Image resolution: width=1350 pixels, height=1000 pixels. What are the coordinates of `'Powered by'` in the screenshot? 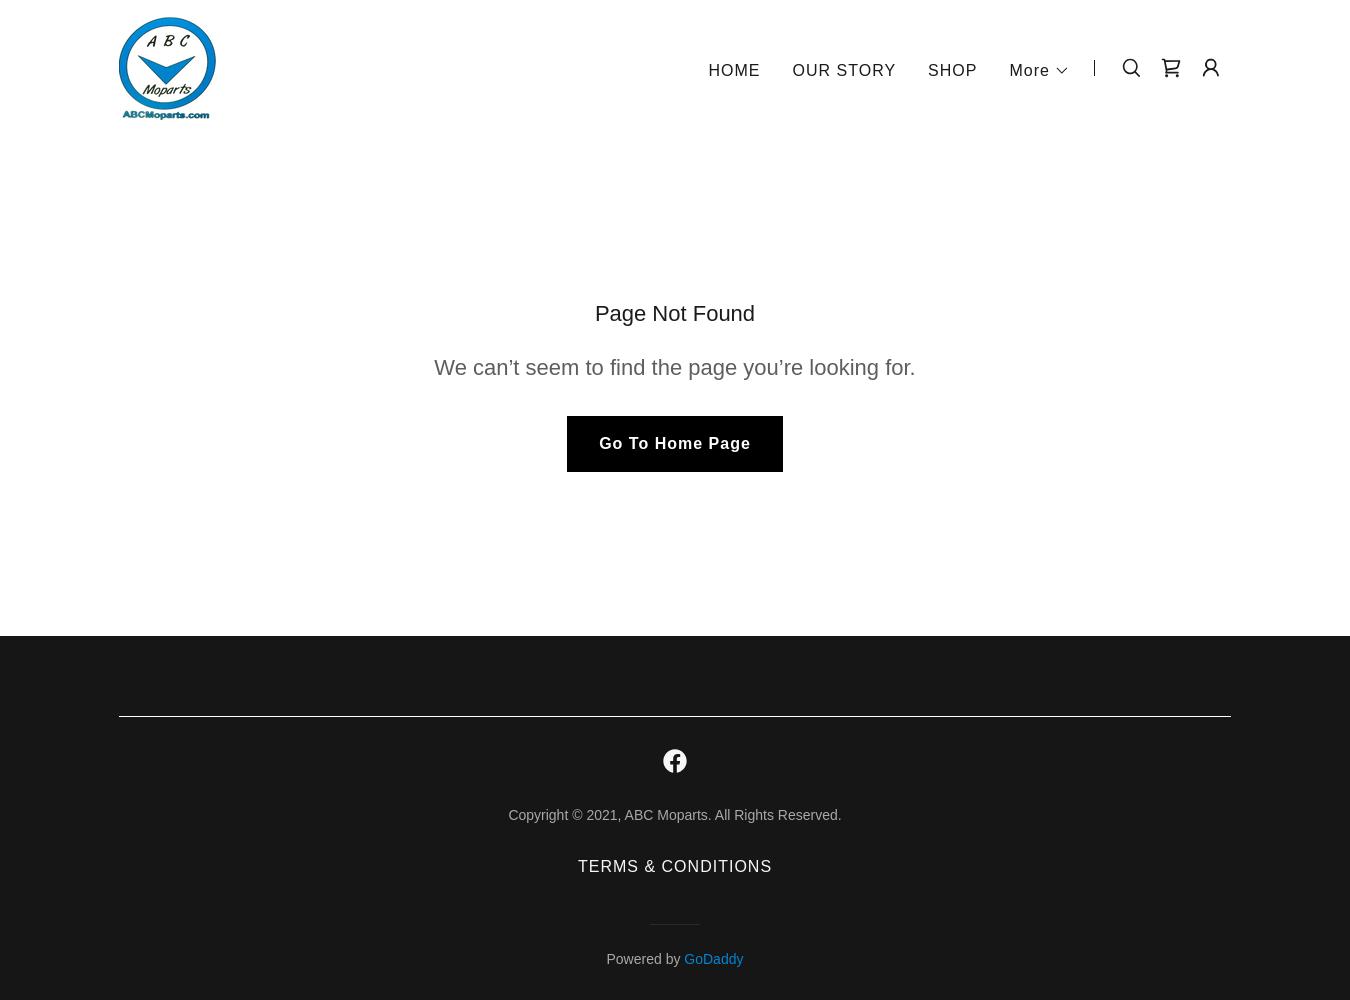 It's located at (645, 958).